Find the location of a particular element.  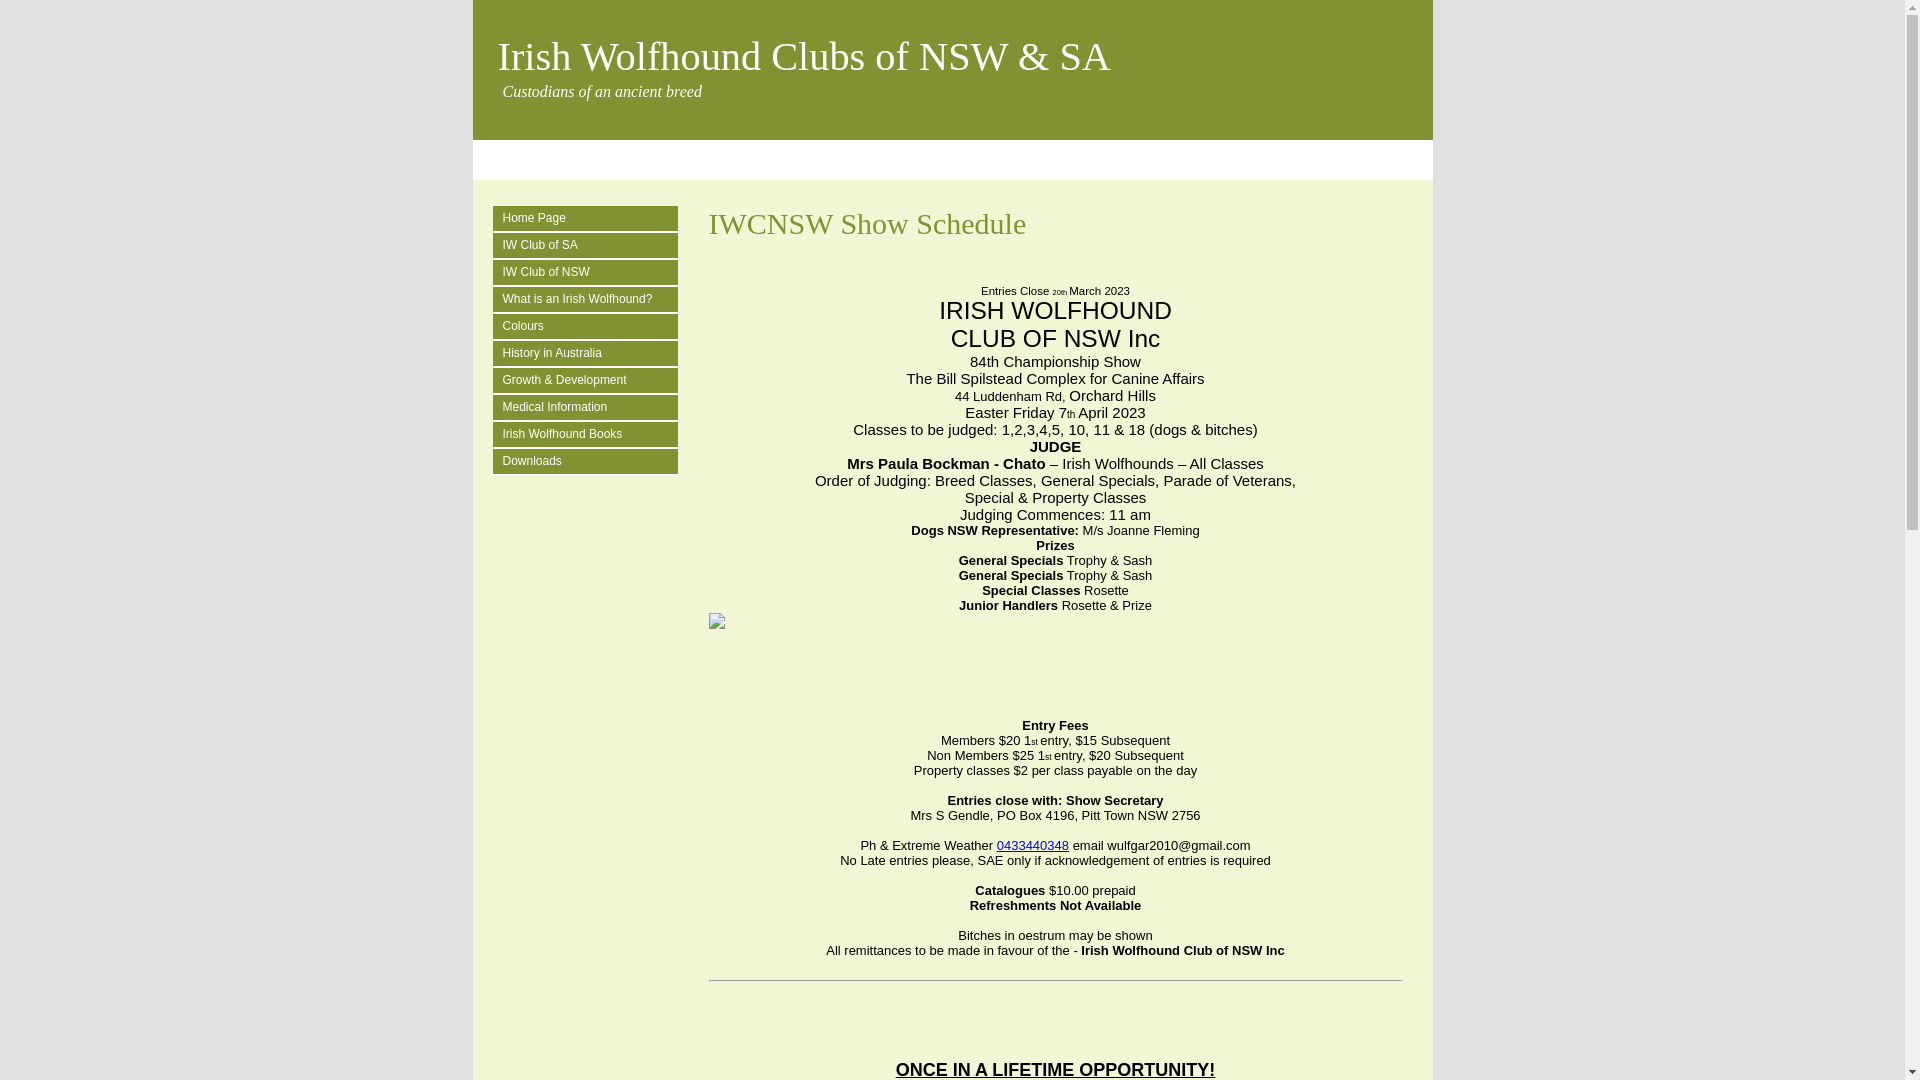

'Medical Information' is located at coordinates (502, 406).